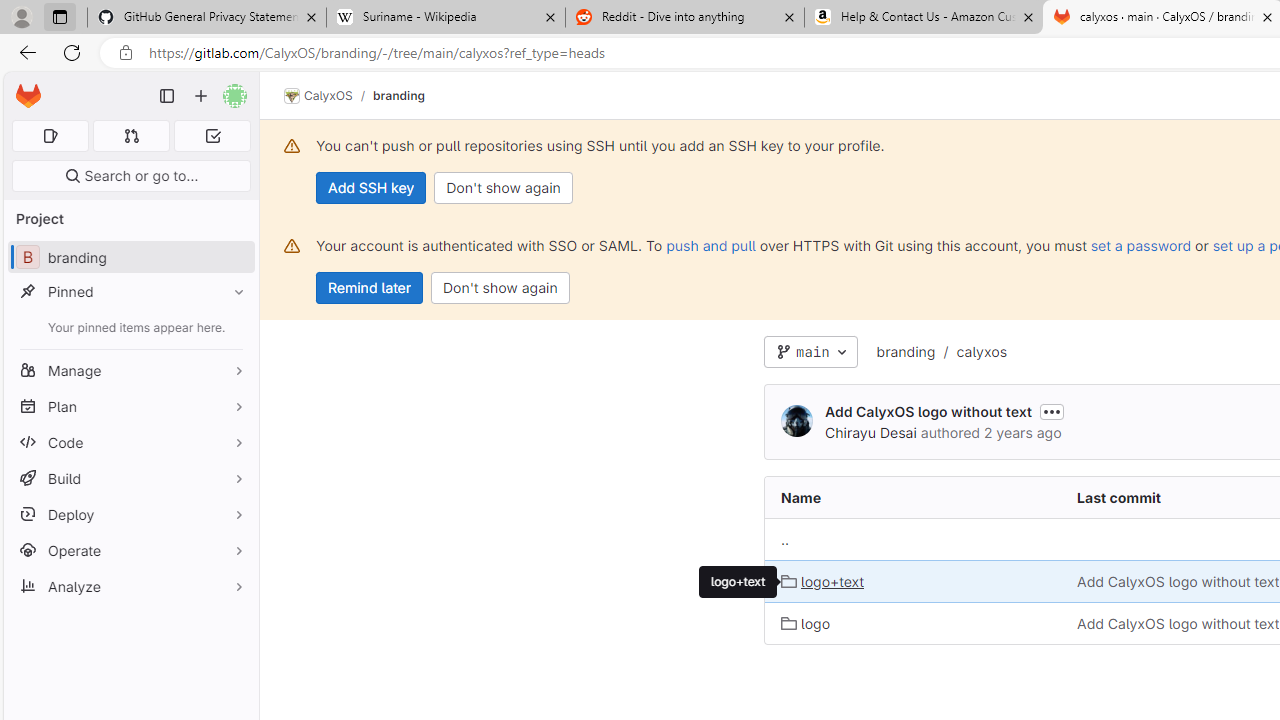 The width and height of the screenshot is (1280, 720). I want to click on 'Manage', so click(130, 370).